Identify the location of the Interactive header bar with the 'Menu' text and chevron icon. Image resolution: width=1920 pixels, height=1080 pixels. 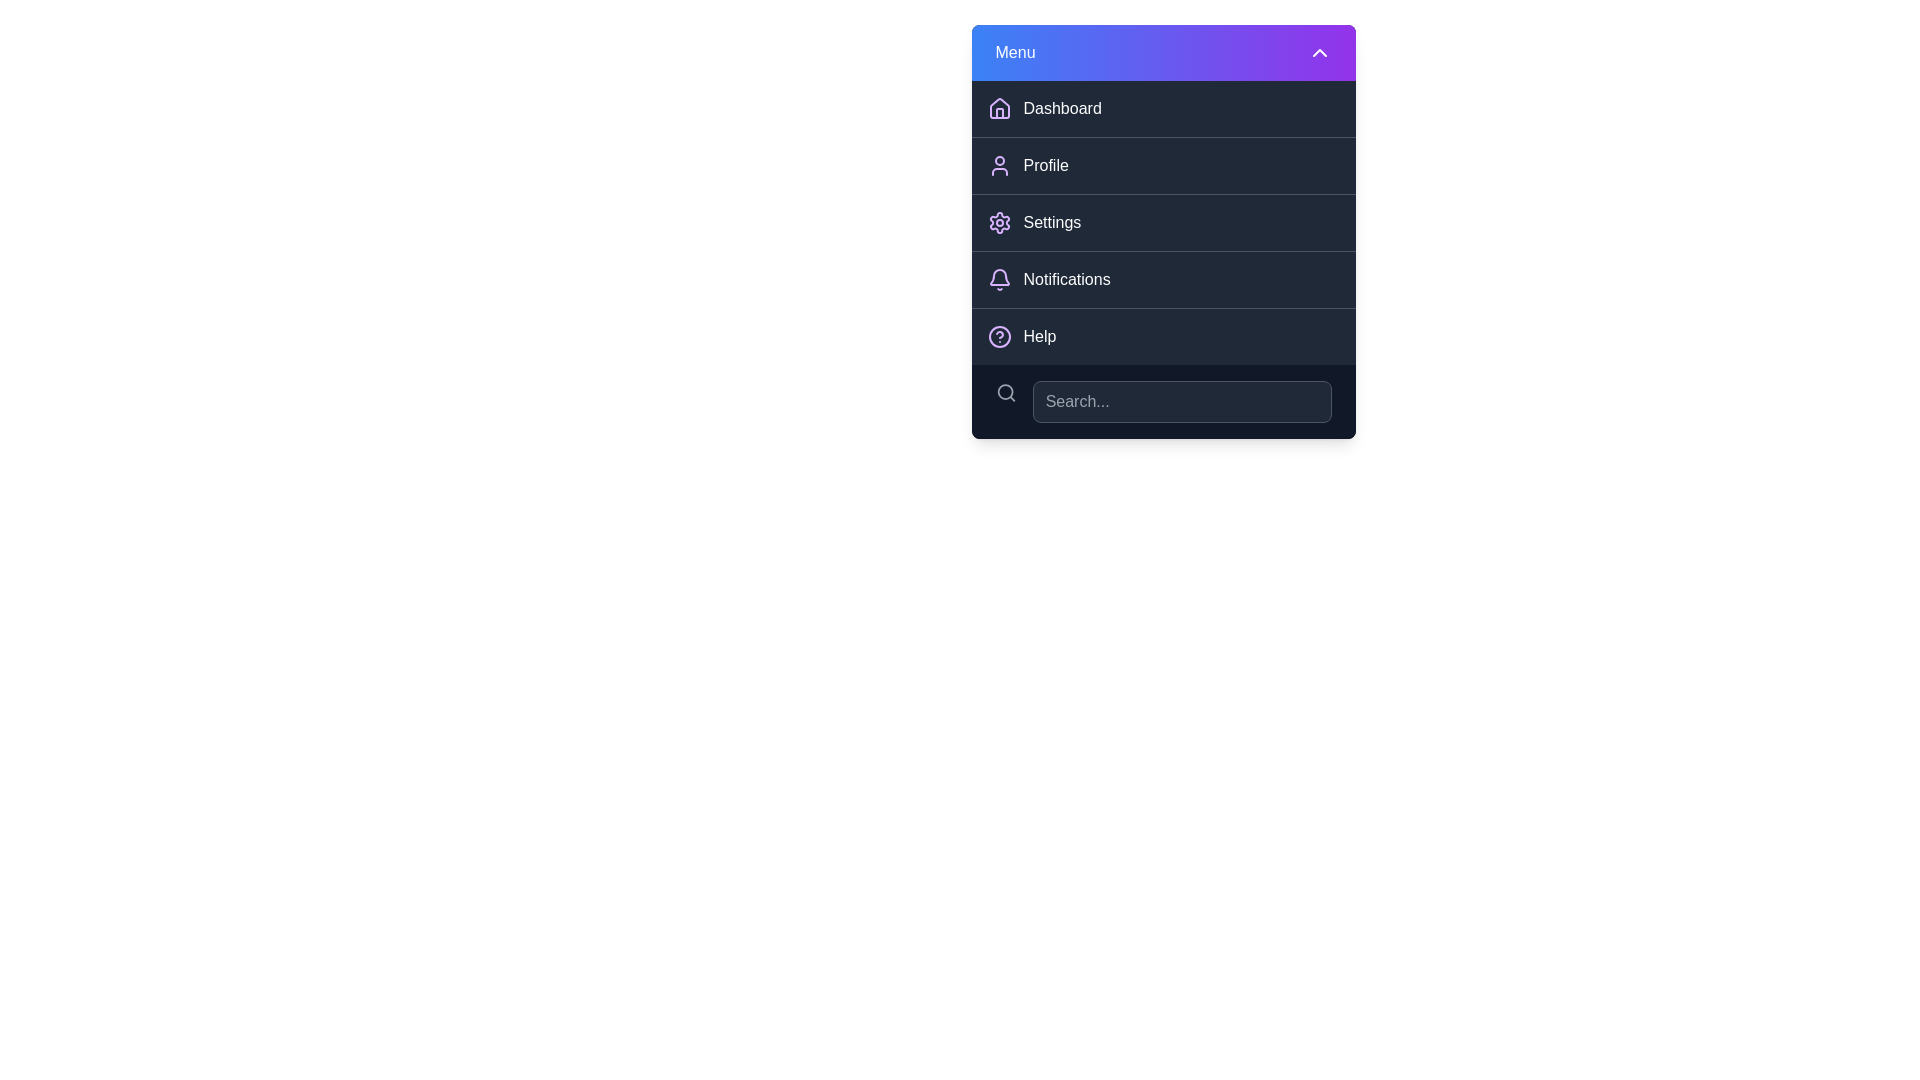
(1163, 52).